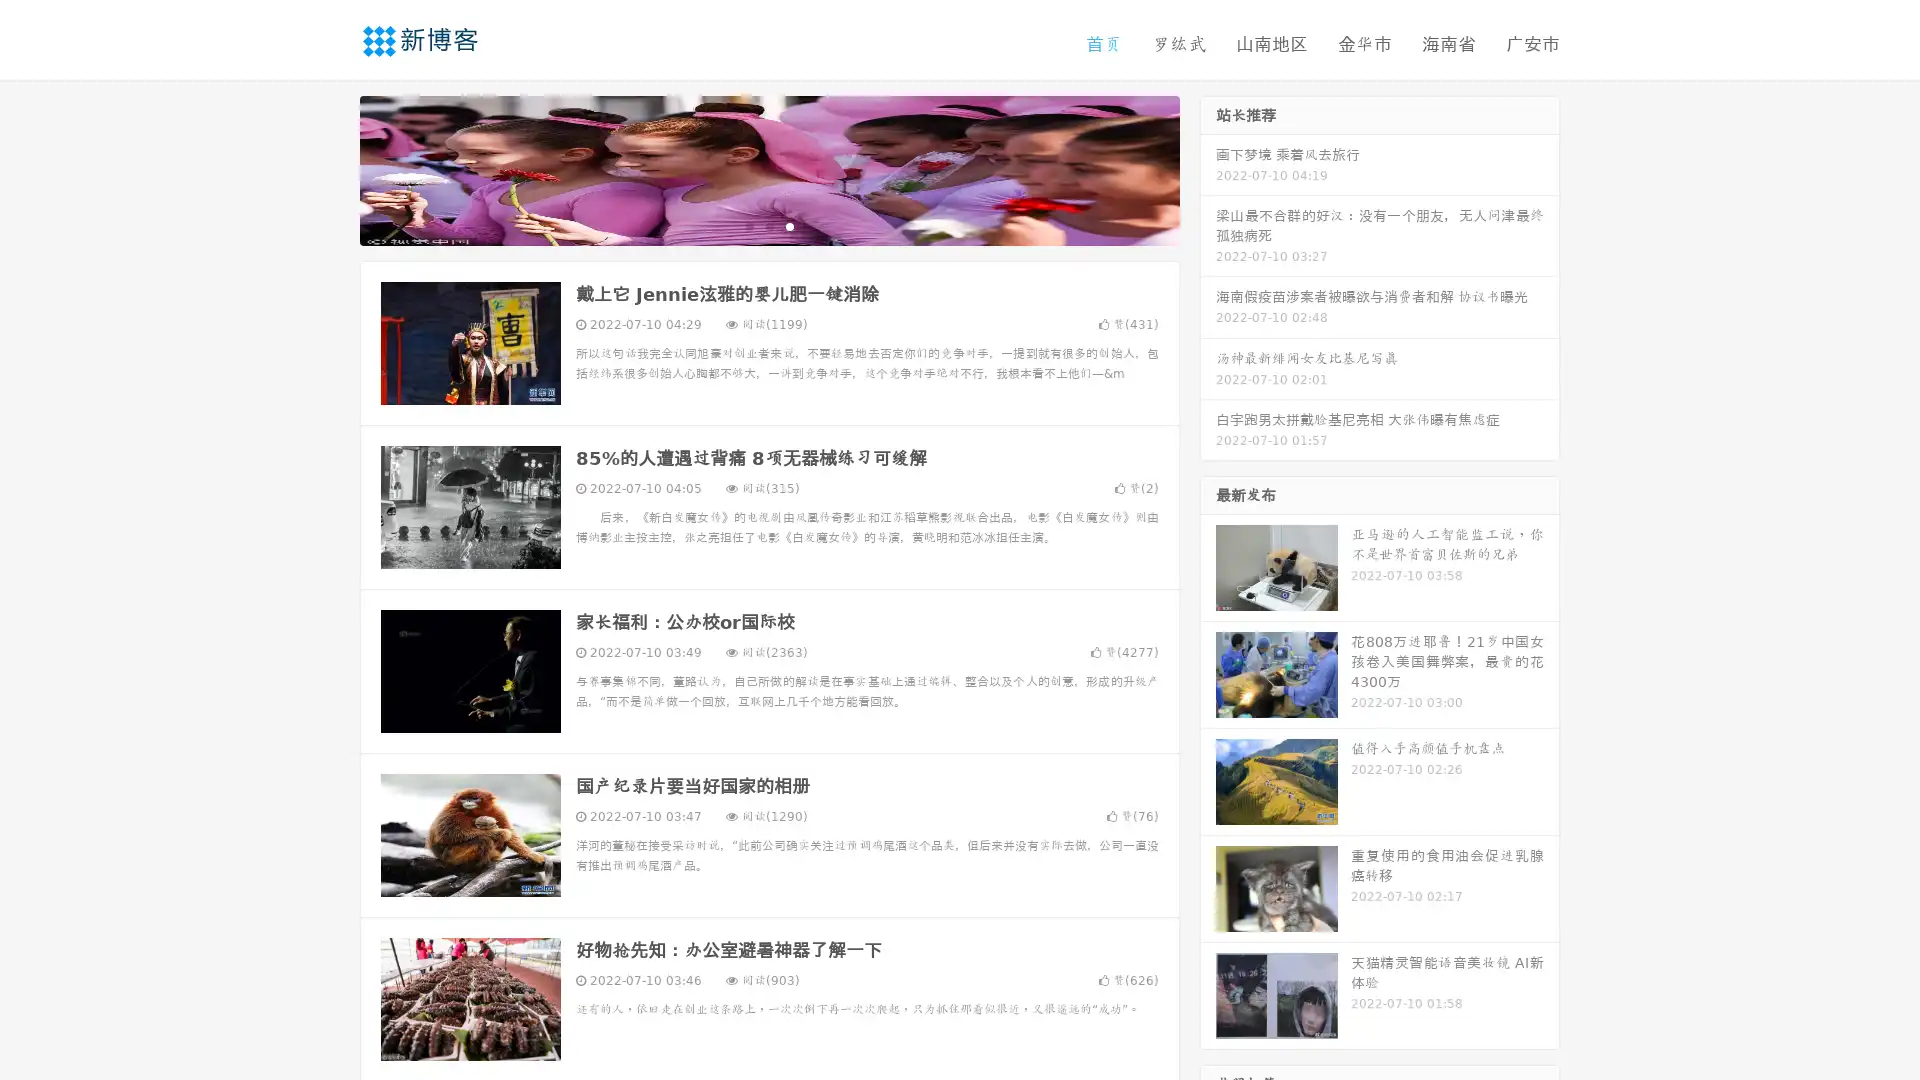 Image resolution: width=1920 pixels, height=1080 pixels. What do you see at coordinates (1208, 168) in the screenshot?
I see `Next slide` at bounding box center [1208, 168].